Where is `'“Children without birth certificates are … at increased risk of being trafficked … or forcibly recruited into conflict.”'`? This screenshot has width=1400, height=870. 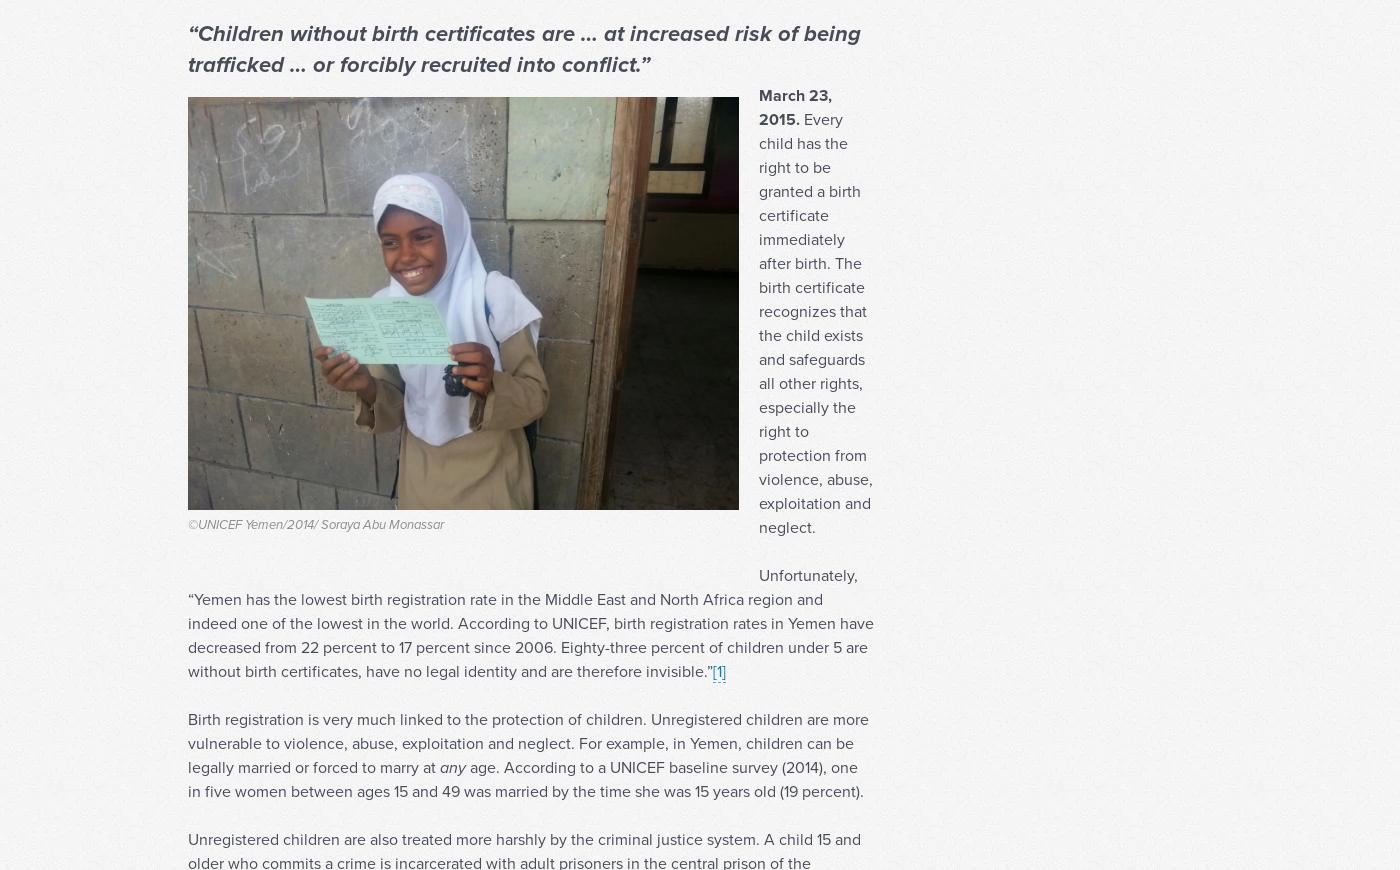 '“Children without birth certificates are … at increased risk of being trafficked … or forcibly recruited into conflict.”' is located at coordinates (524, 86).